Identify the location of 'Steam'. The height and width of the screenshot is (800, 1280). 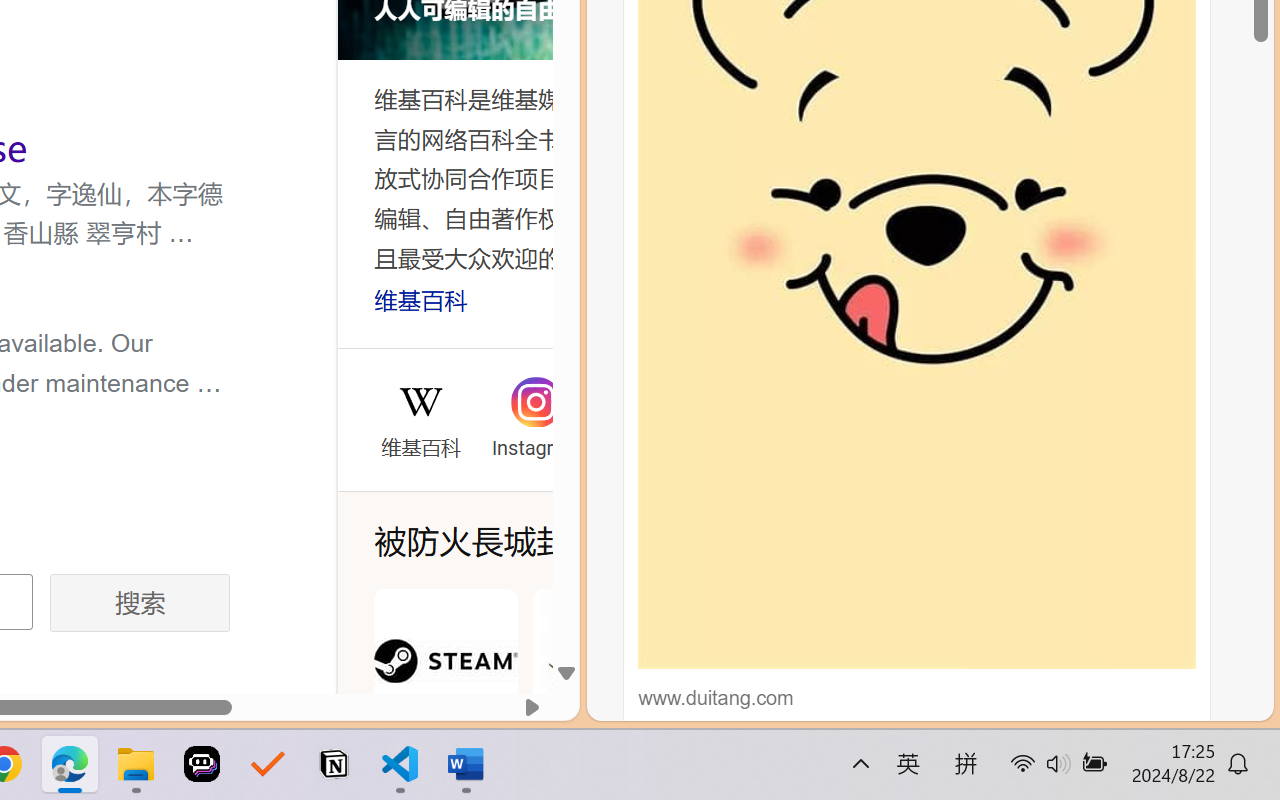
(444, 684).